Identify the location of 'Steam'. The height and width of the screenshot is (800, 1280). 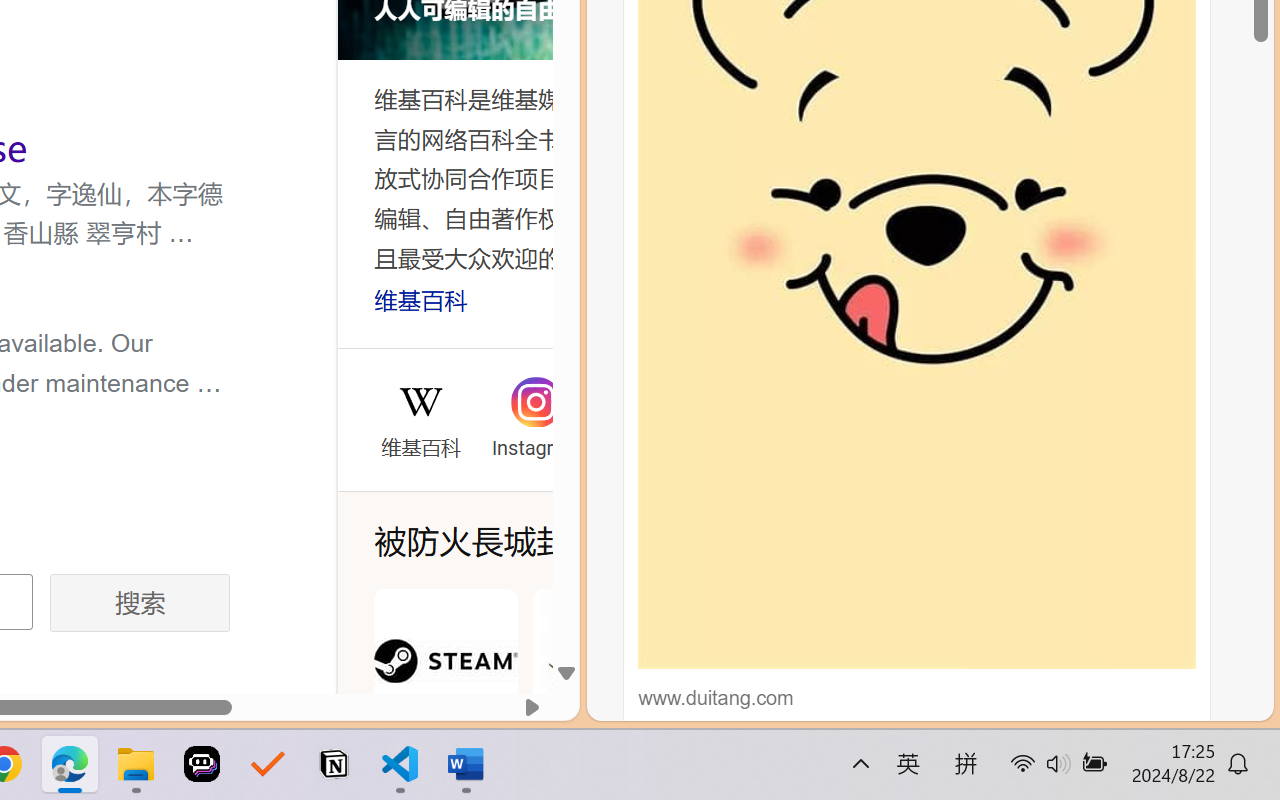
(444, 684).